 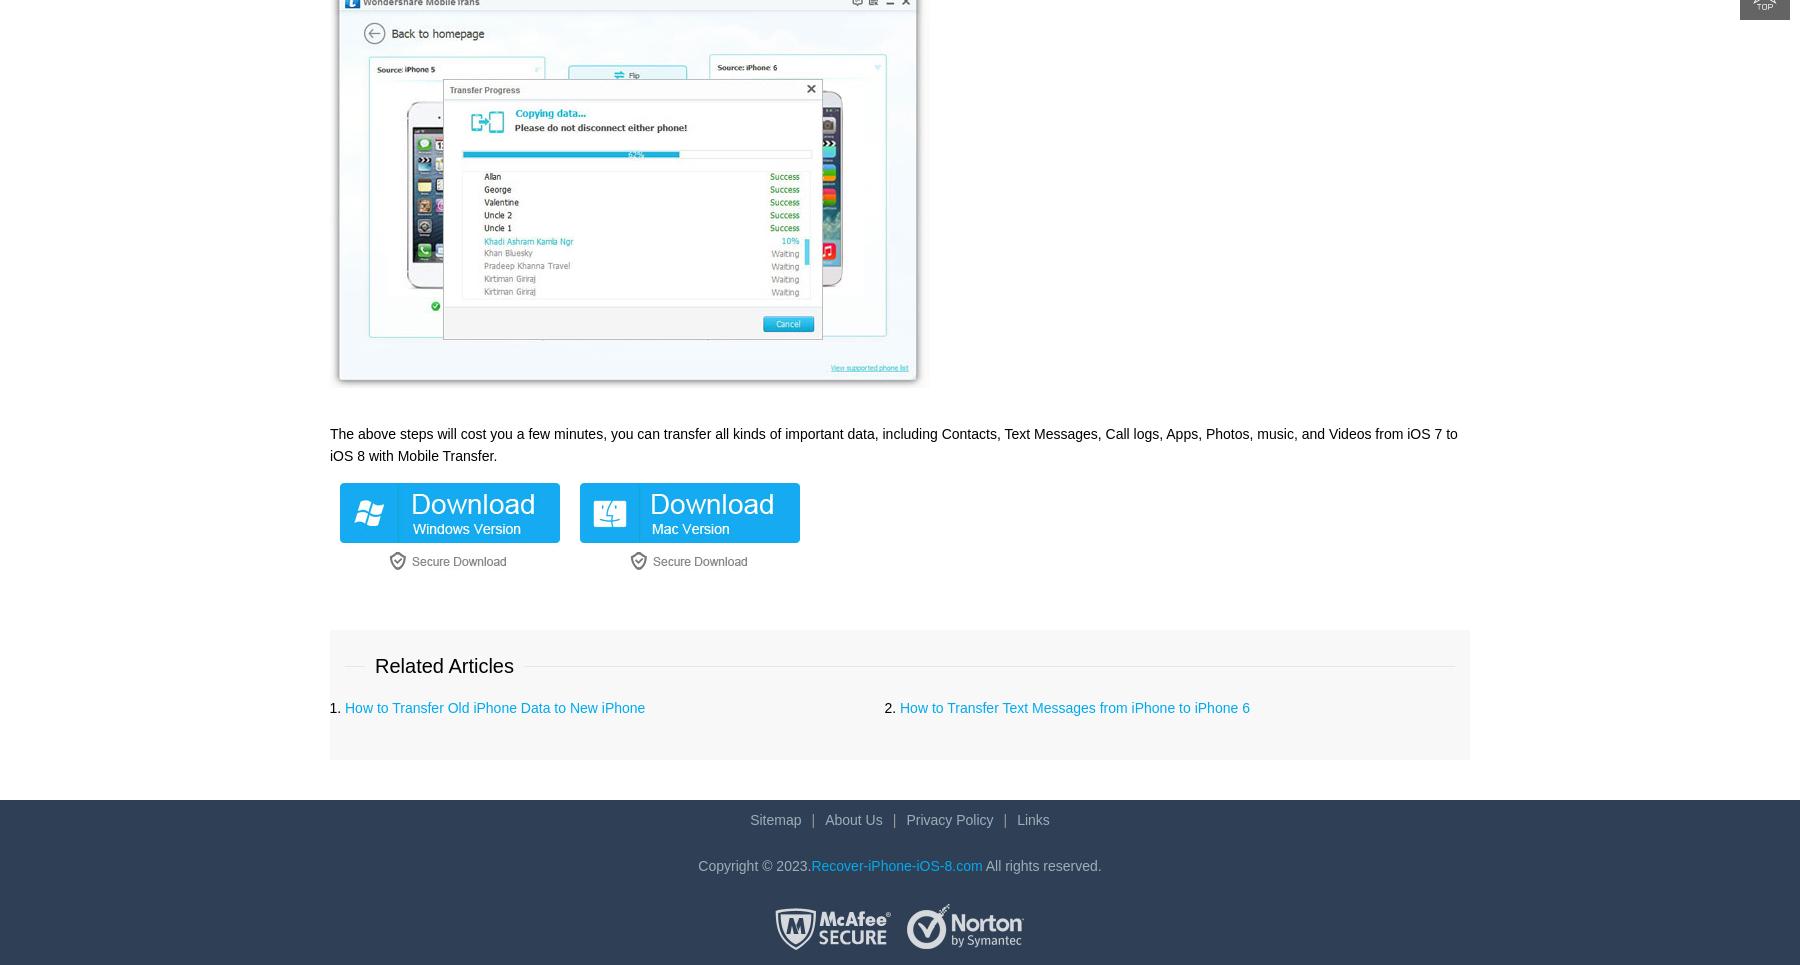 I want to click on 'Privacy Policy', so click(x=948, y=817).